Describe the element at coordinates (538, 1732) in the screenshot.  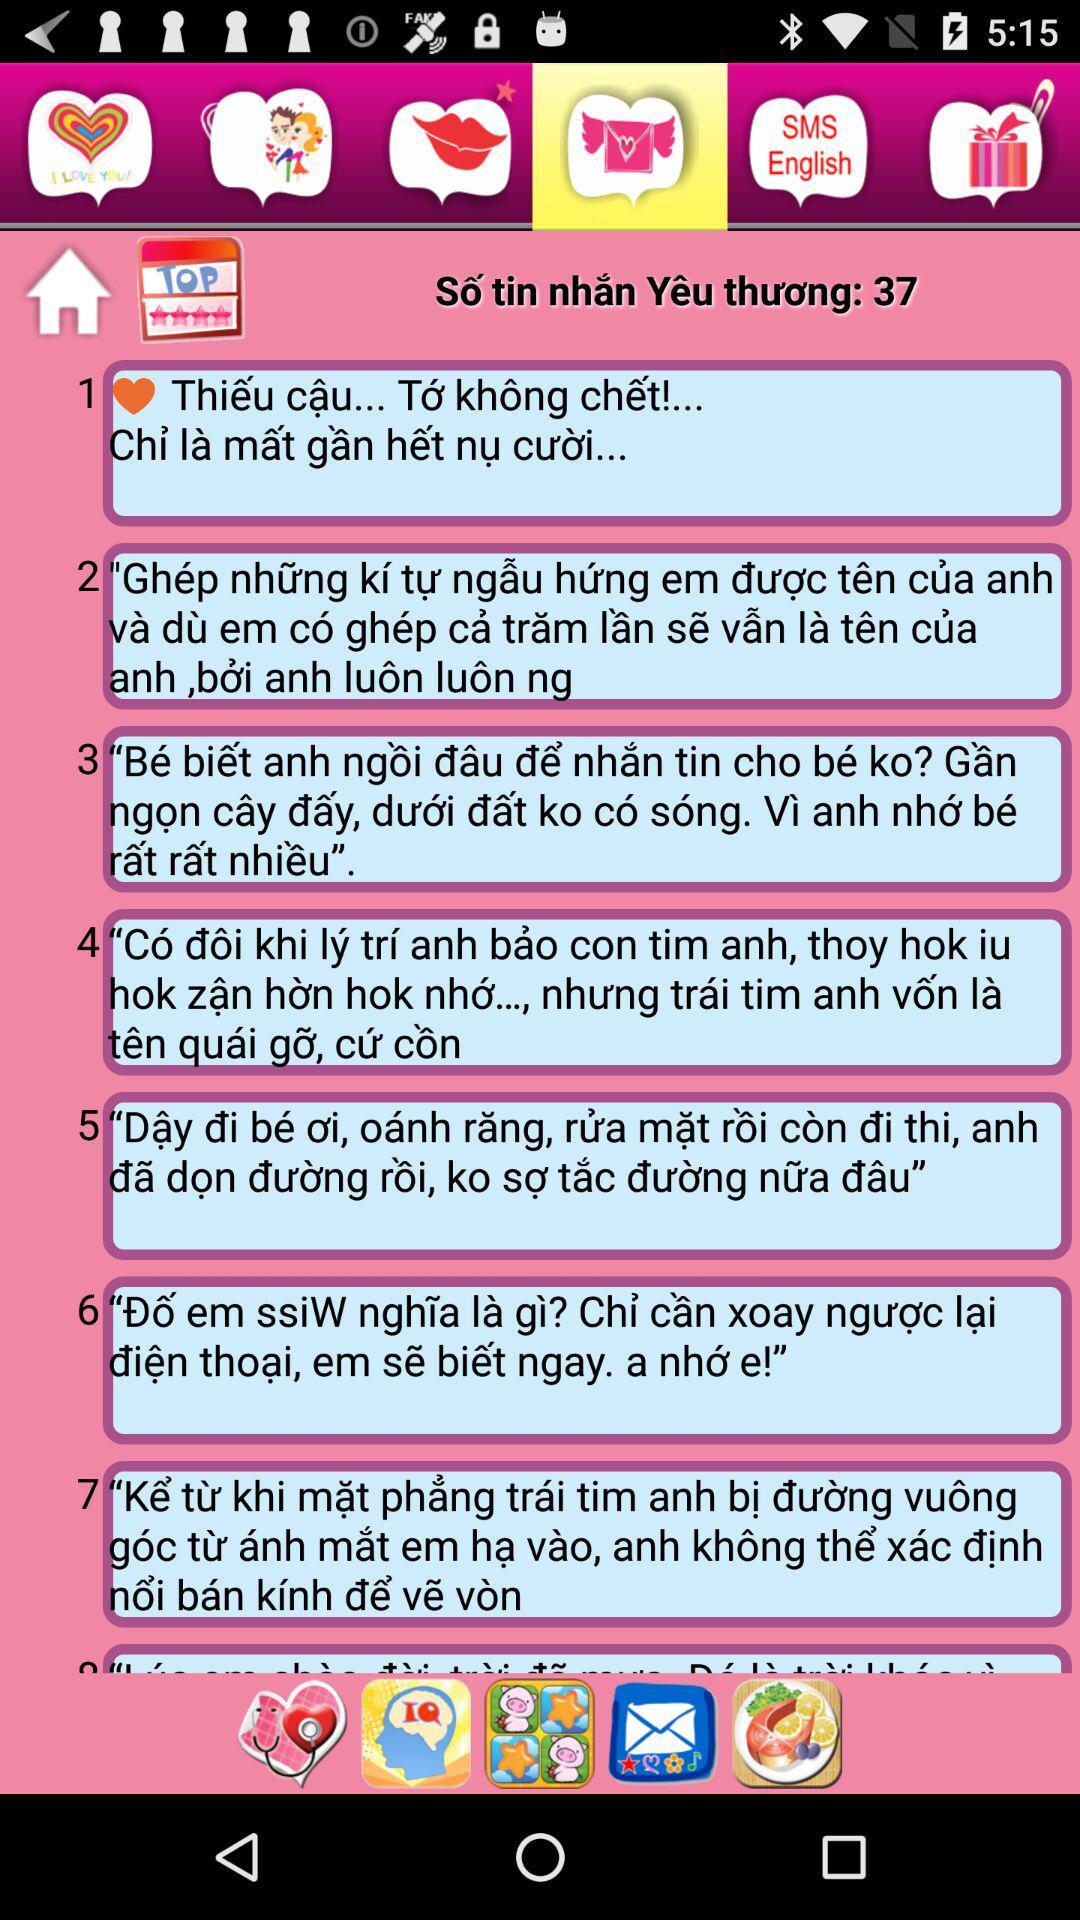
I see `option` at that location.